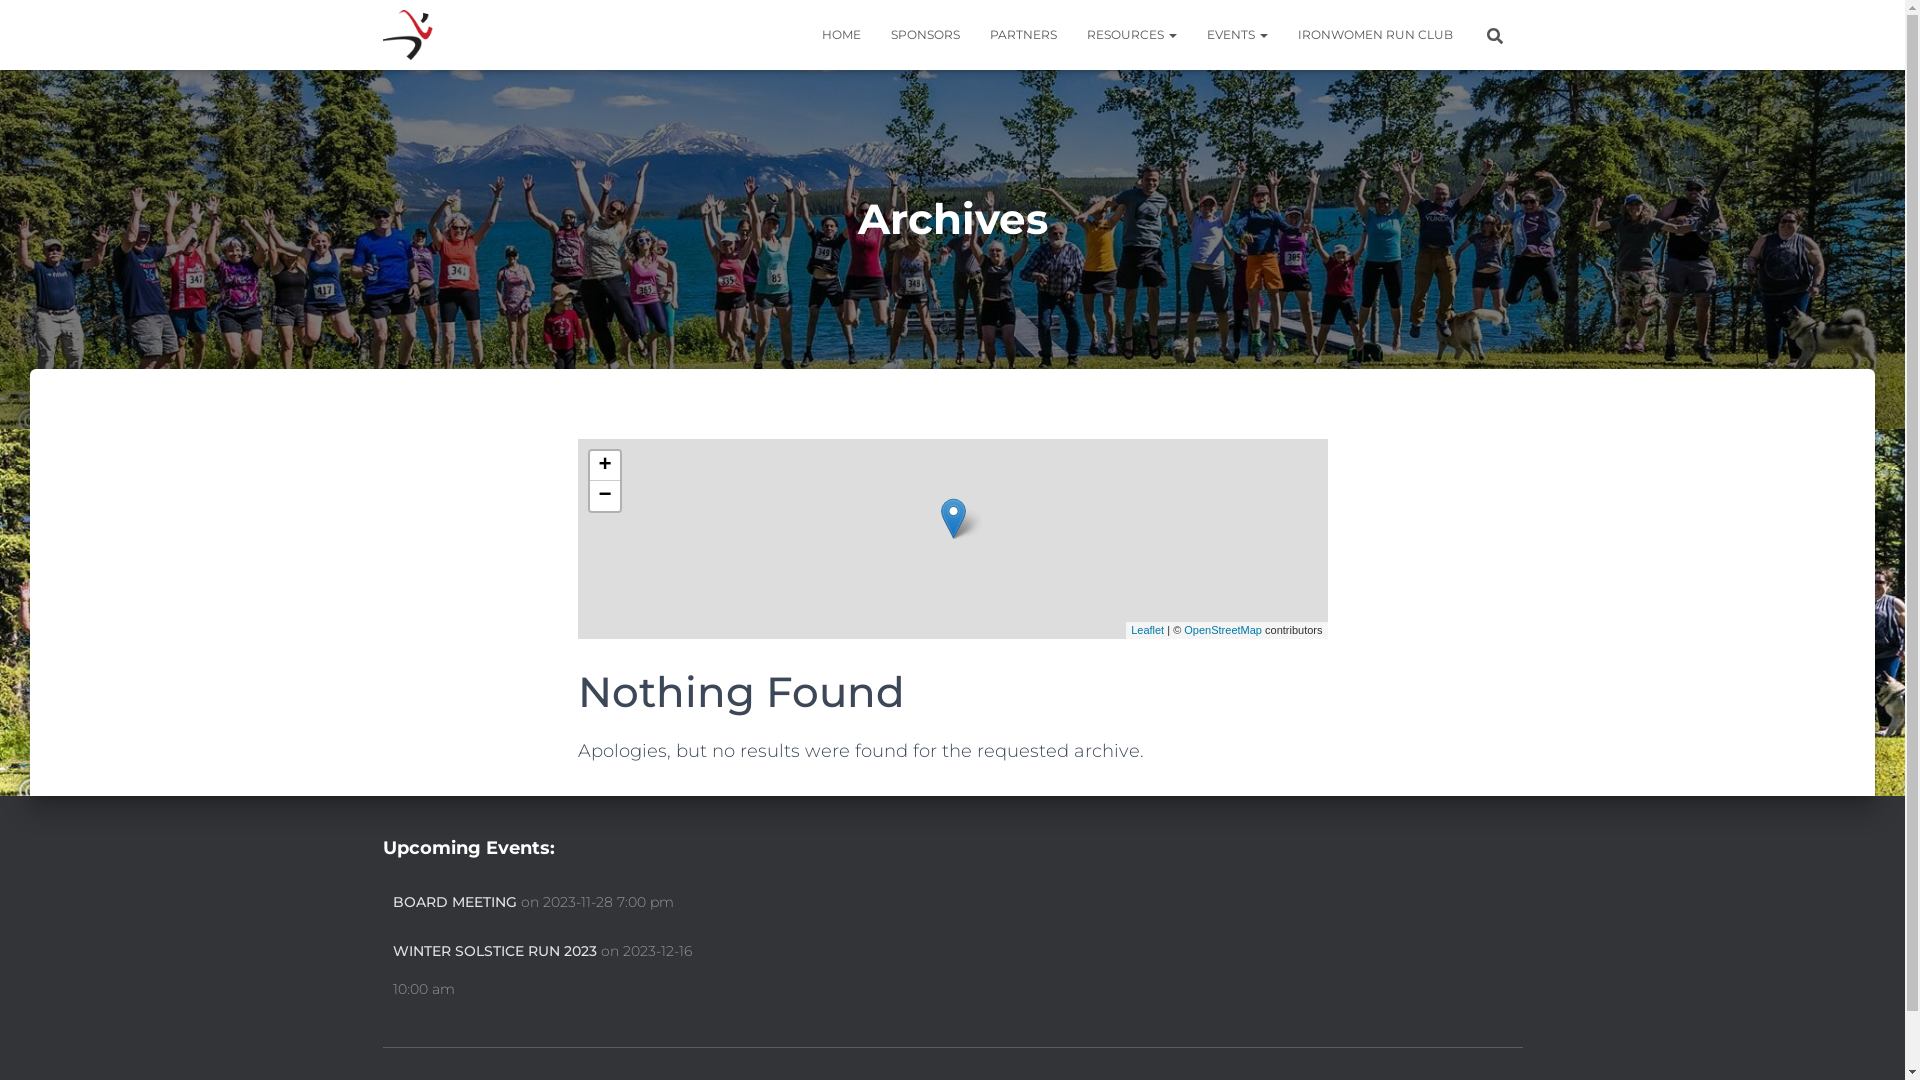 The width and height of the screenshot is (1920, 1080). What do you see at coordinates (1022, 34) in the screenshot?
I see `'PARTNERS'` at bounding box center [1022, 34].